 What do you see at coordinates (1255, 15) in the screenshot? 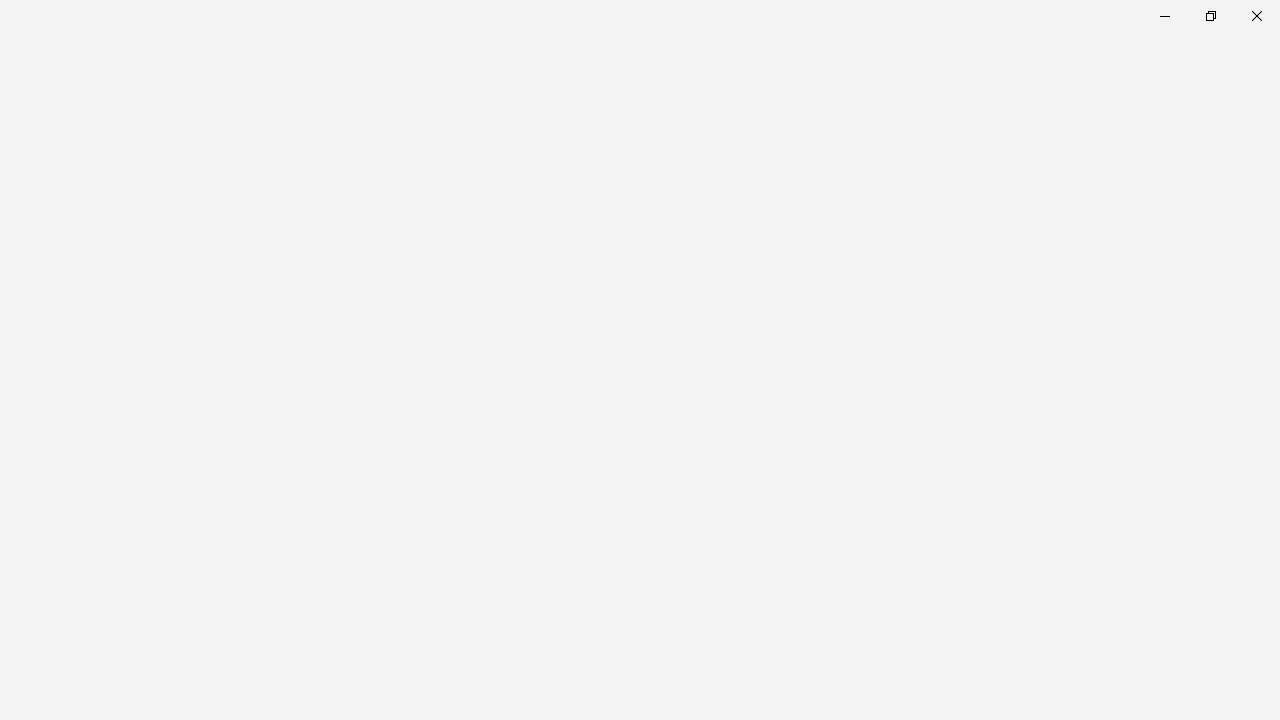
I see `'Close Calculator'` at bounding box center [1255, 15].